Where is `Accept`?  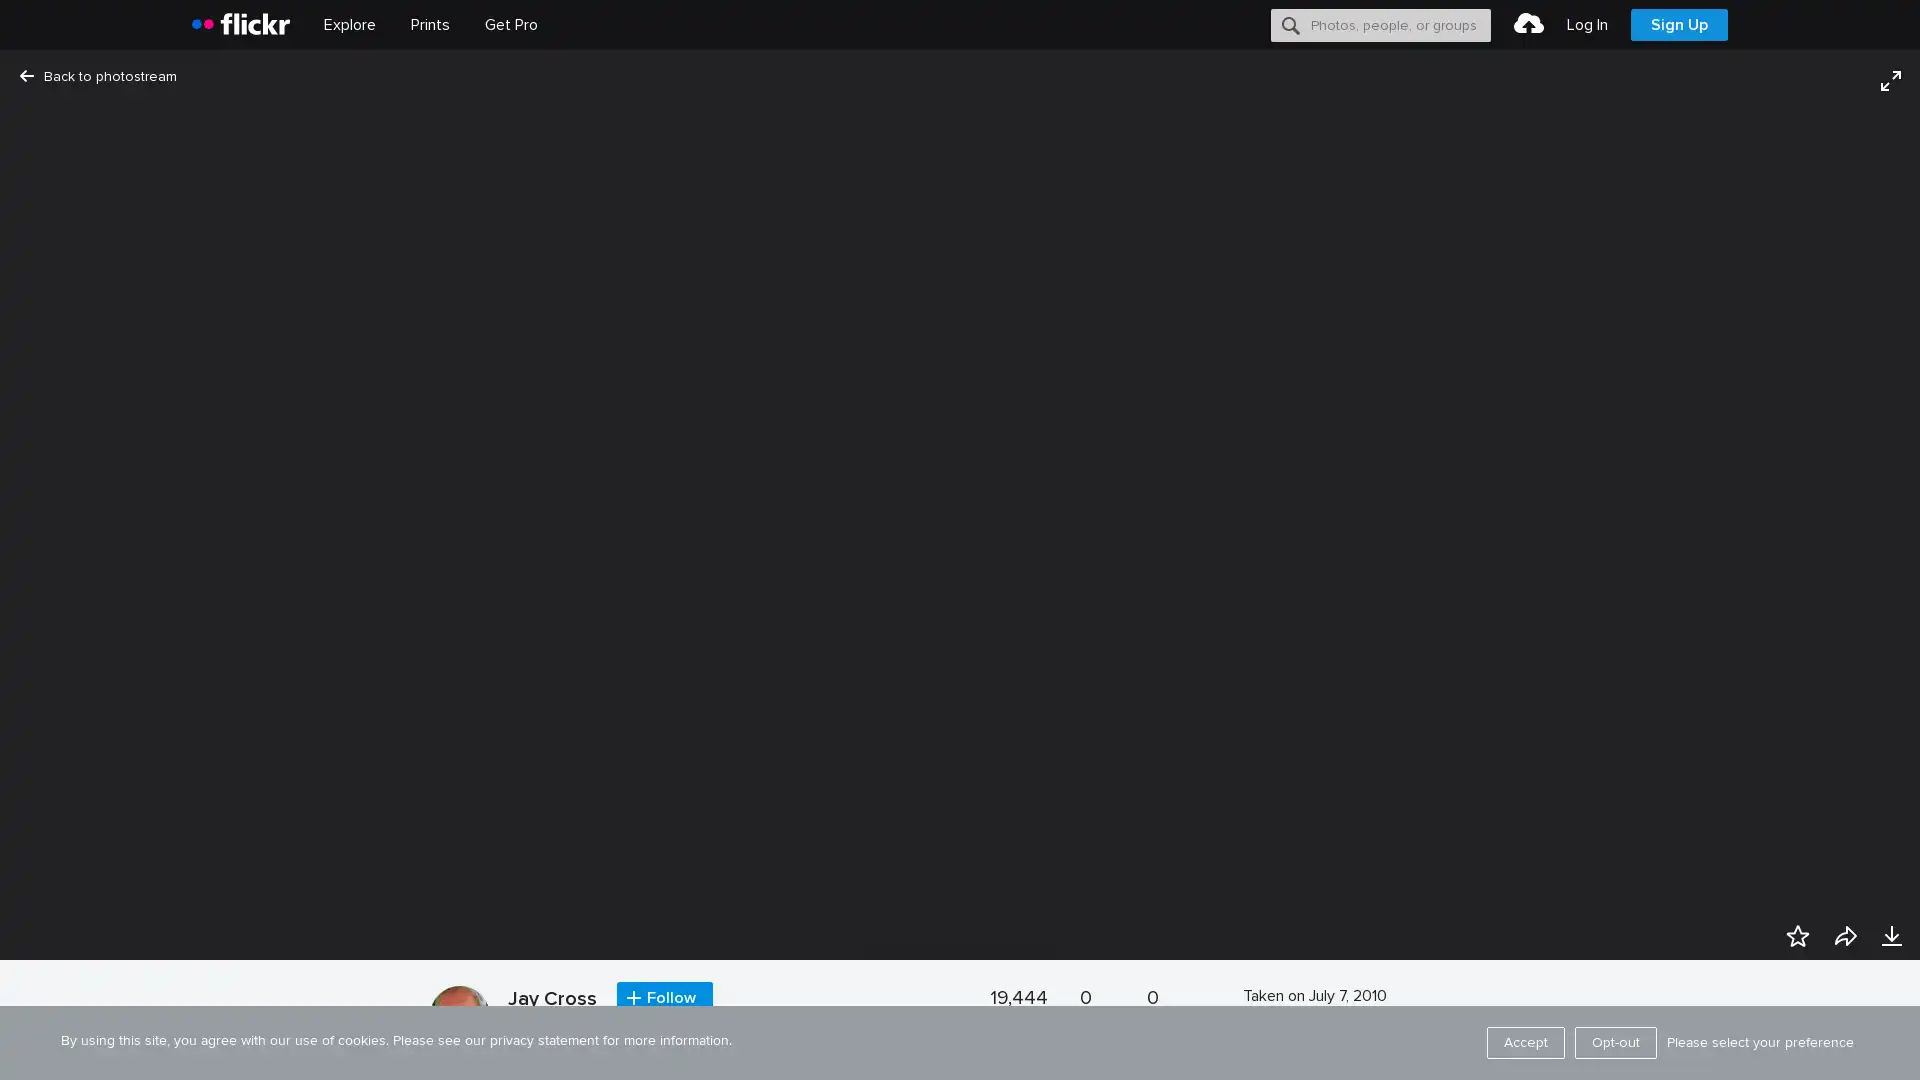 Accept is located at coordinates (1525, 1041).